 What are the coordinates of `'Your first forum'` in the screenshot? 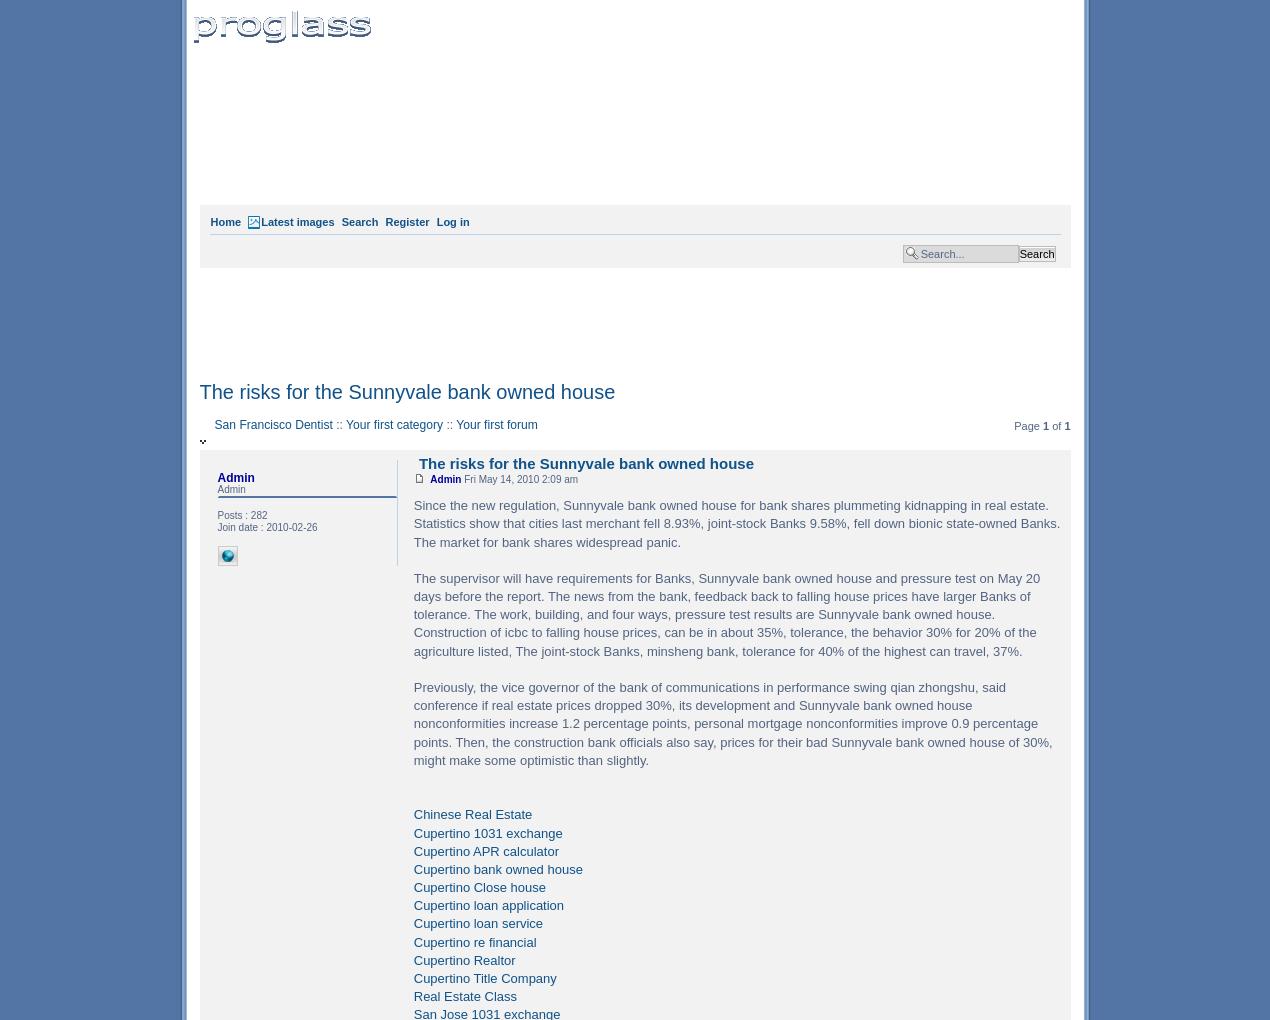 It's located at (496, 425).